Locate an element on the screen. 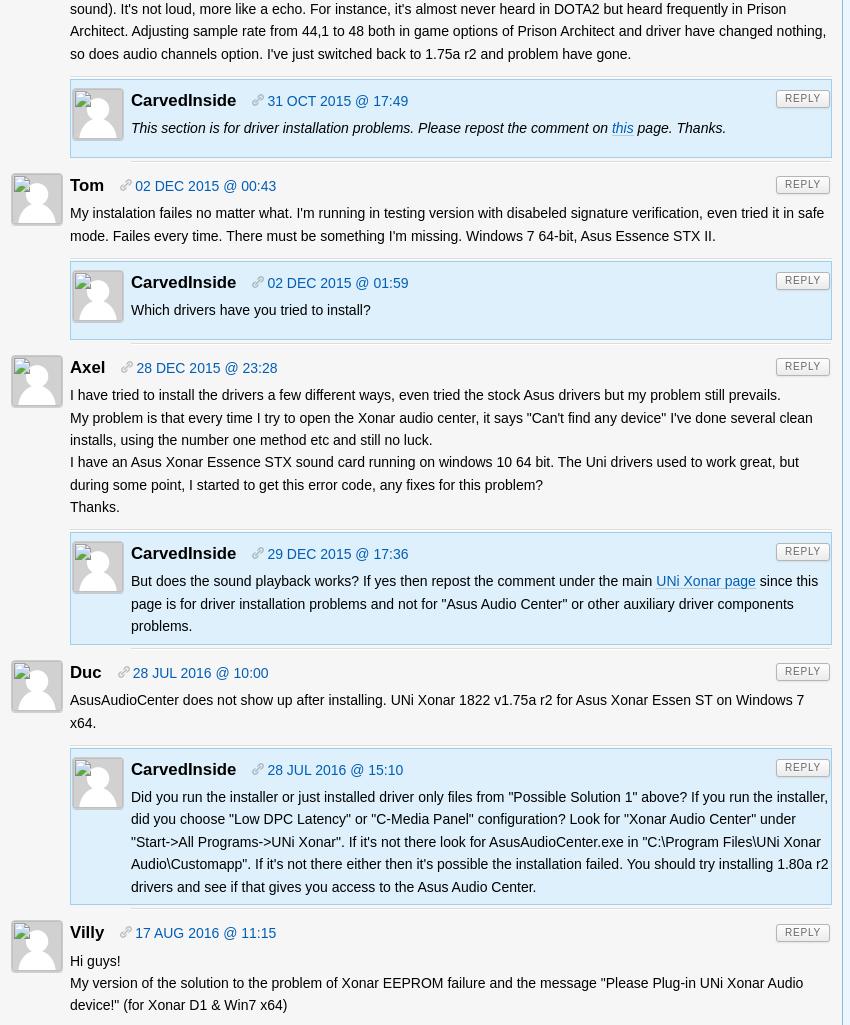 The height and width of the screenshot is (1025, 850). 'I have an Asus Xonar Essence STX sound card running on windows 10 64 bit. The Uni drivers used to work great, but during some point, I started to get this error code, any fixes for this problem?' is located at coordinates (433, 473).